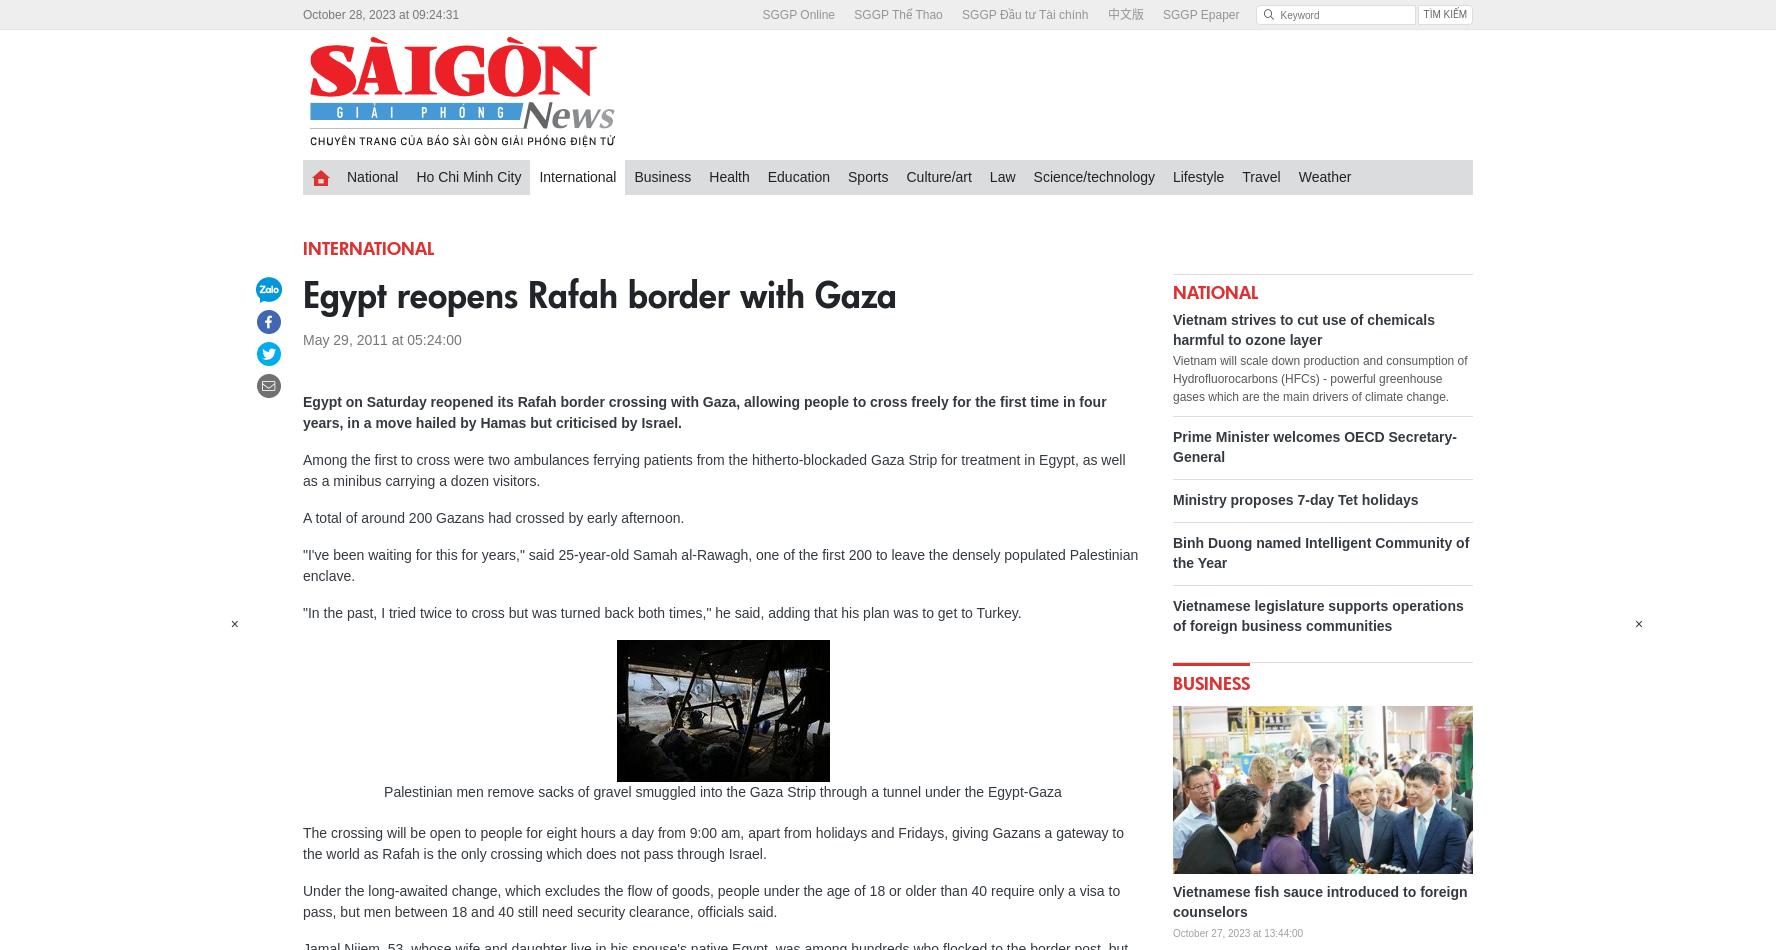 The image size is (1776, 950). Describe the element at coordinates (460, 253) in the screenshot. I see `'Banking-finance'` at that location.